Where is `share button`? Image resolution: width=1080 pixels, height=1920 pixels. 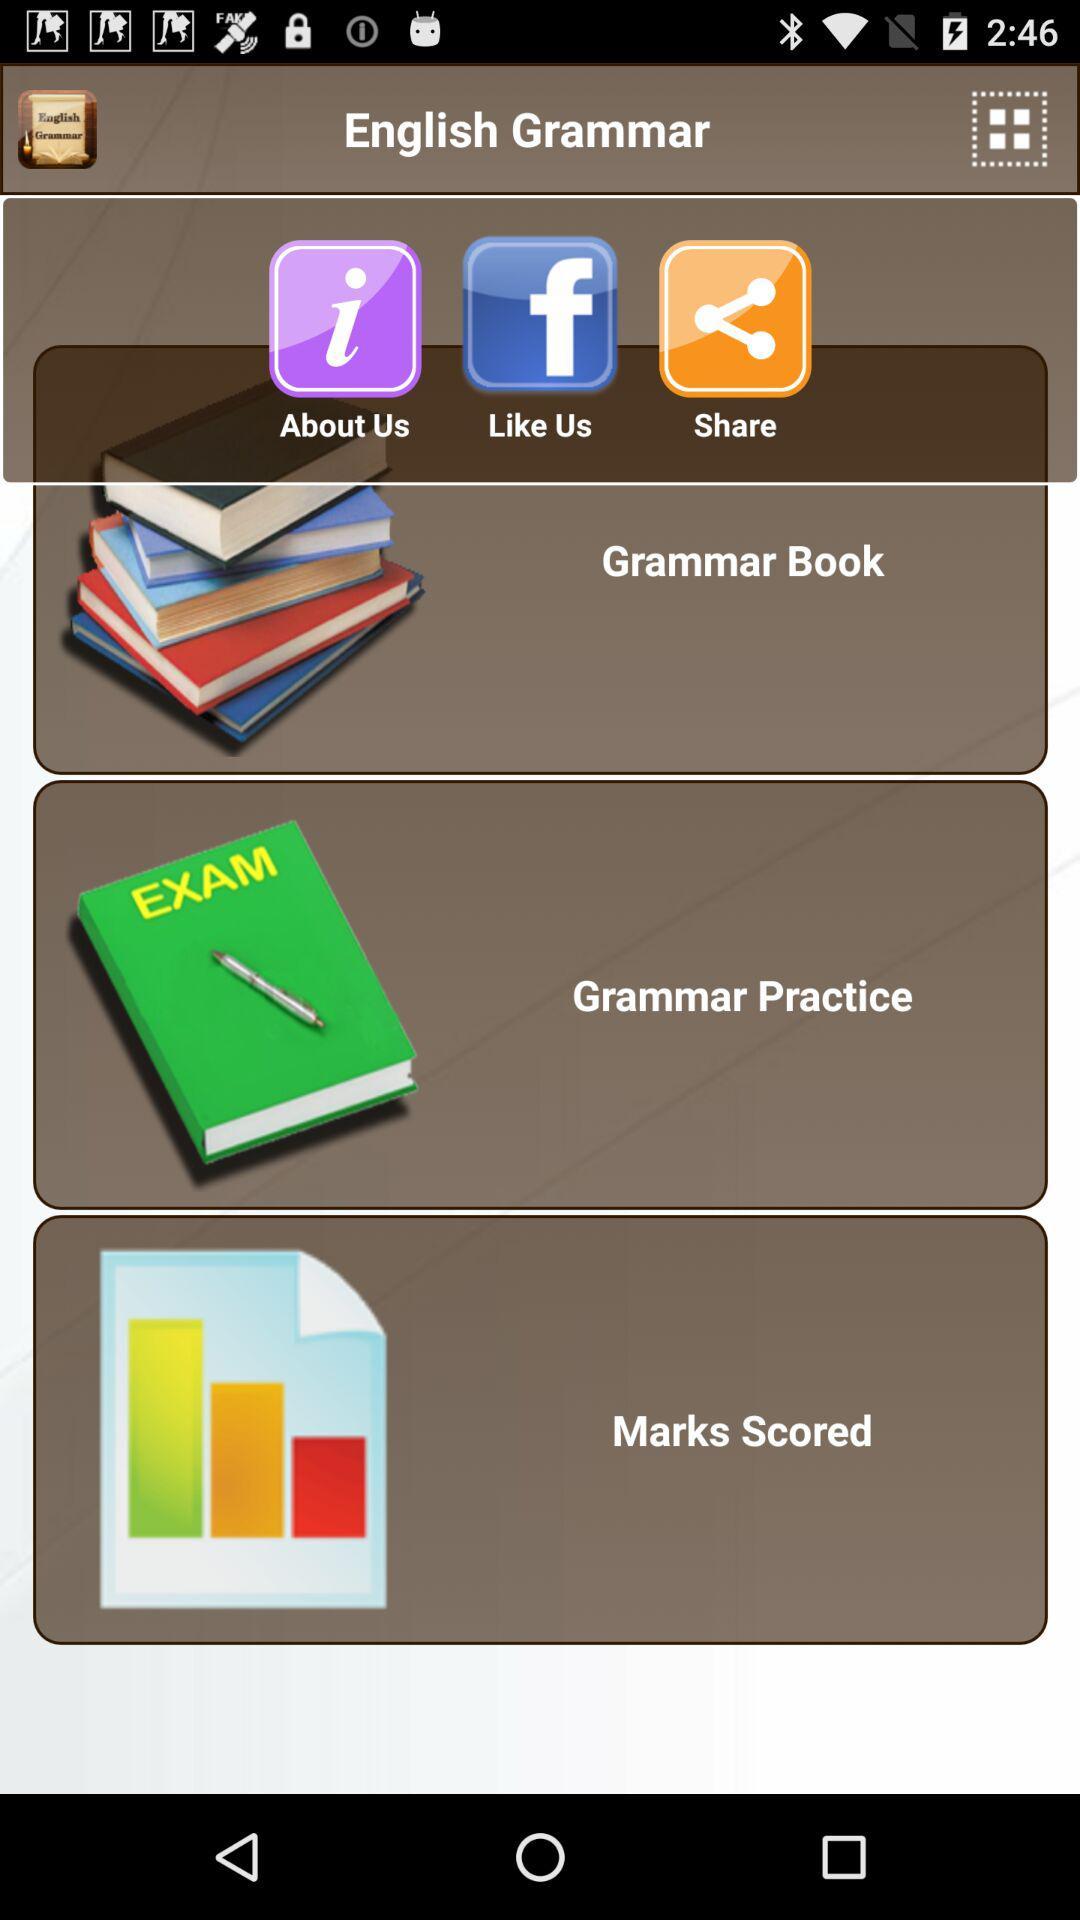
share button is located at coordinates (735, 317).